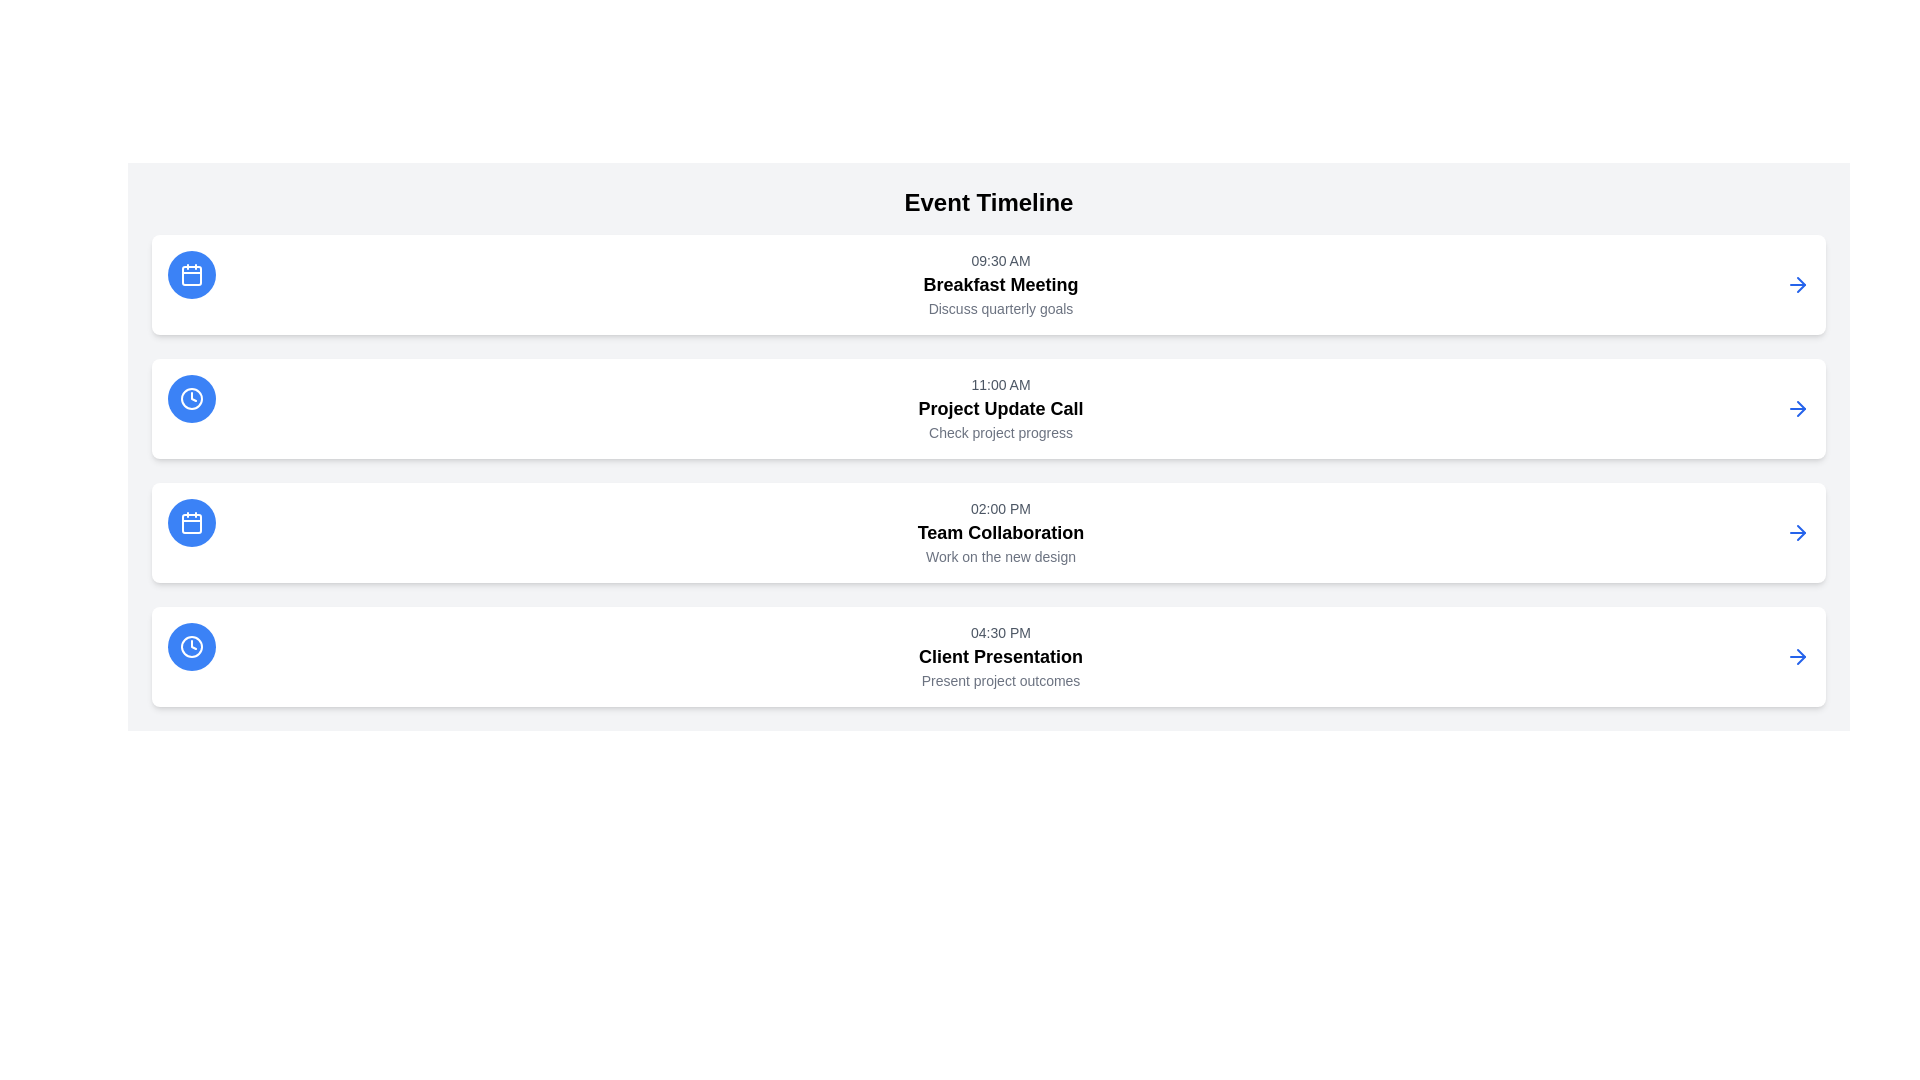  What do you see at coordinates (1801, 531) in the screenshot?
I see `the right-arrow icon in the third row of the vertically stacked list` at bounding box center [1801, 531].